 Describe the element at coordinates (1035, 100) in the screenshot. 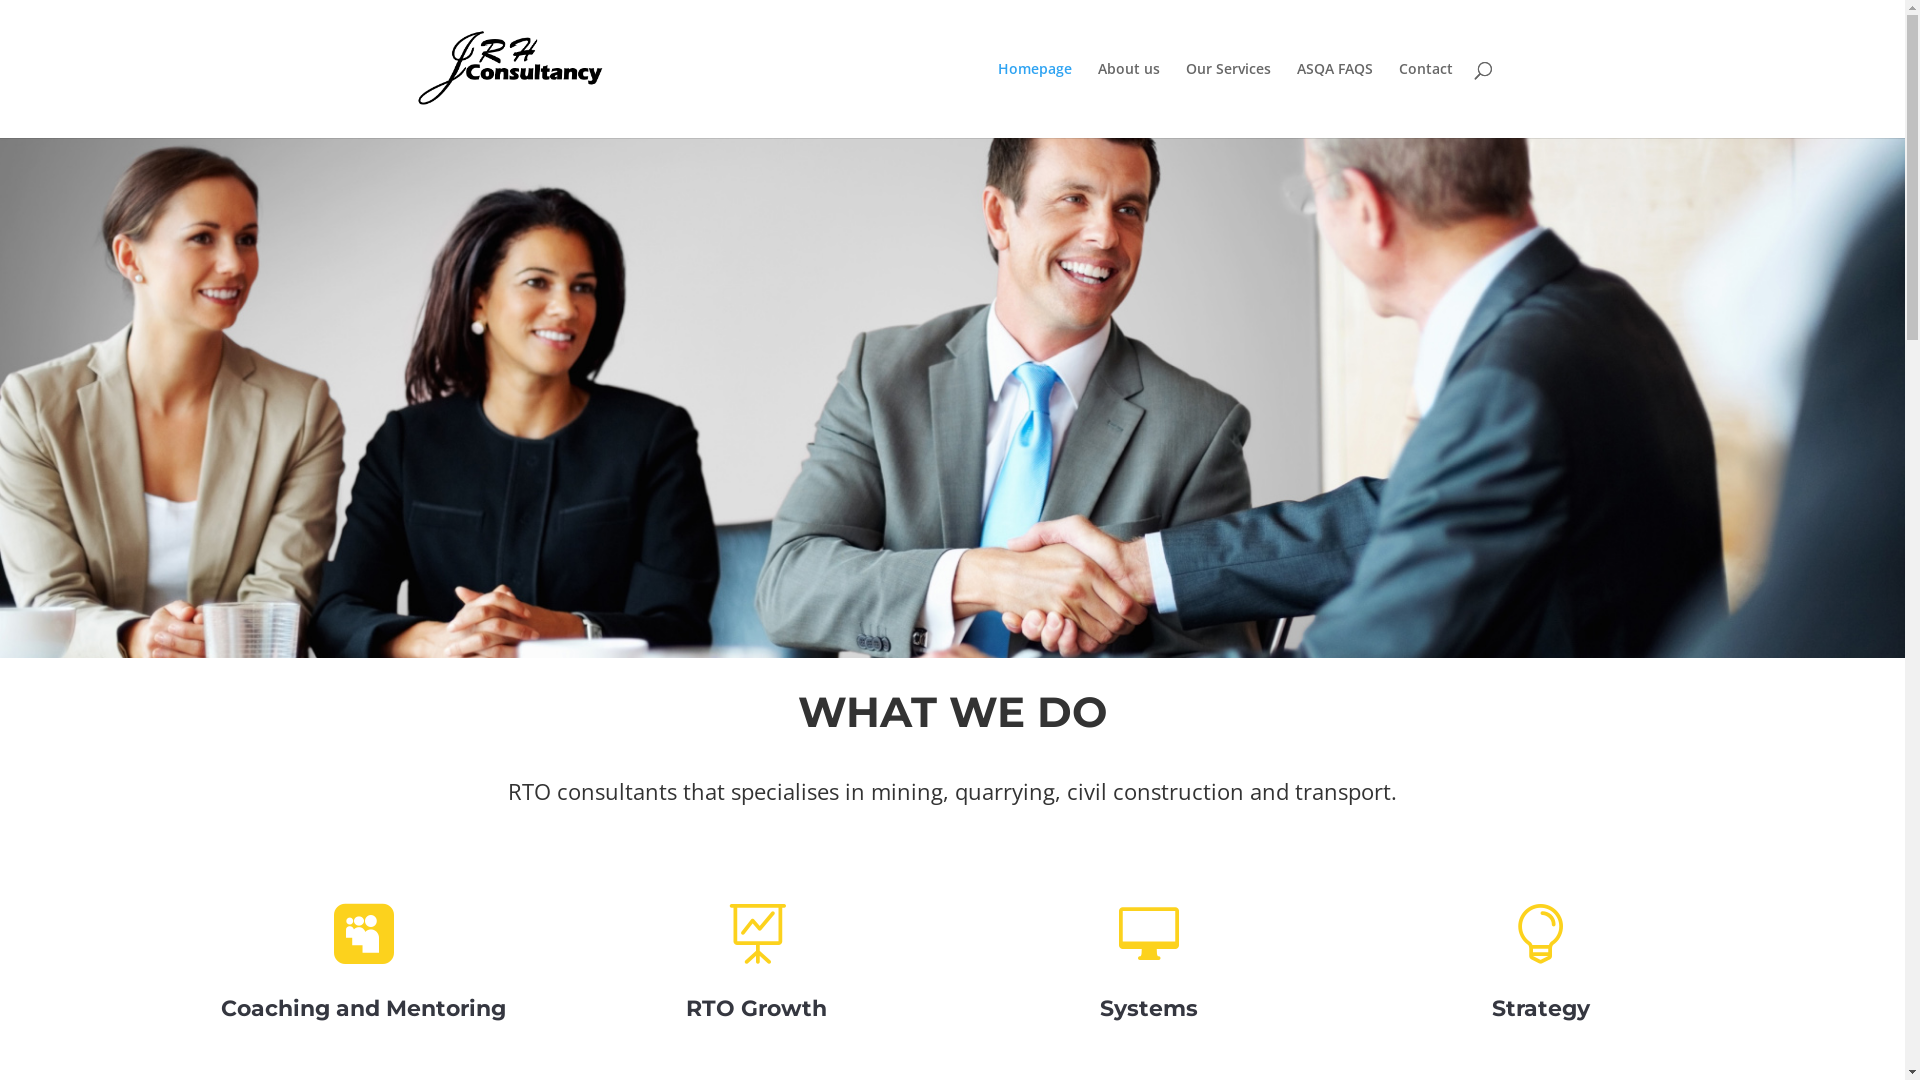

I see `'Homepage'` at that location.